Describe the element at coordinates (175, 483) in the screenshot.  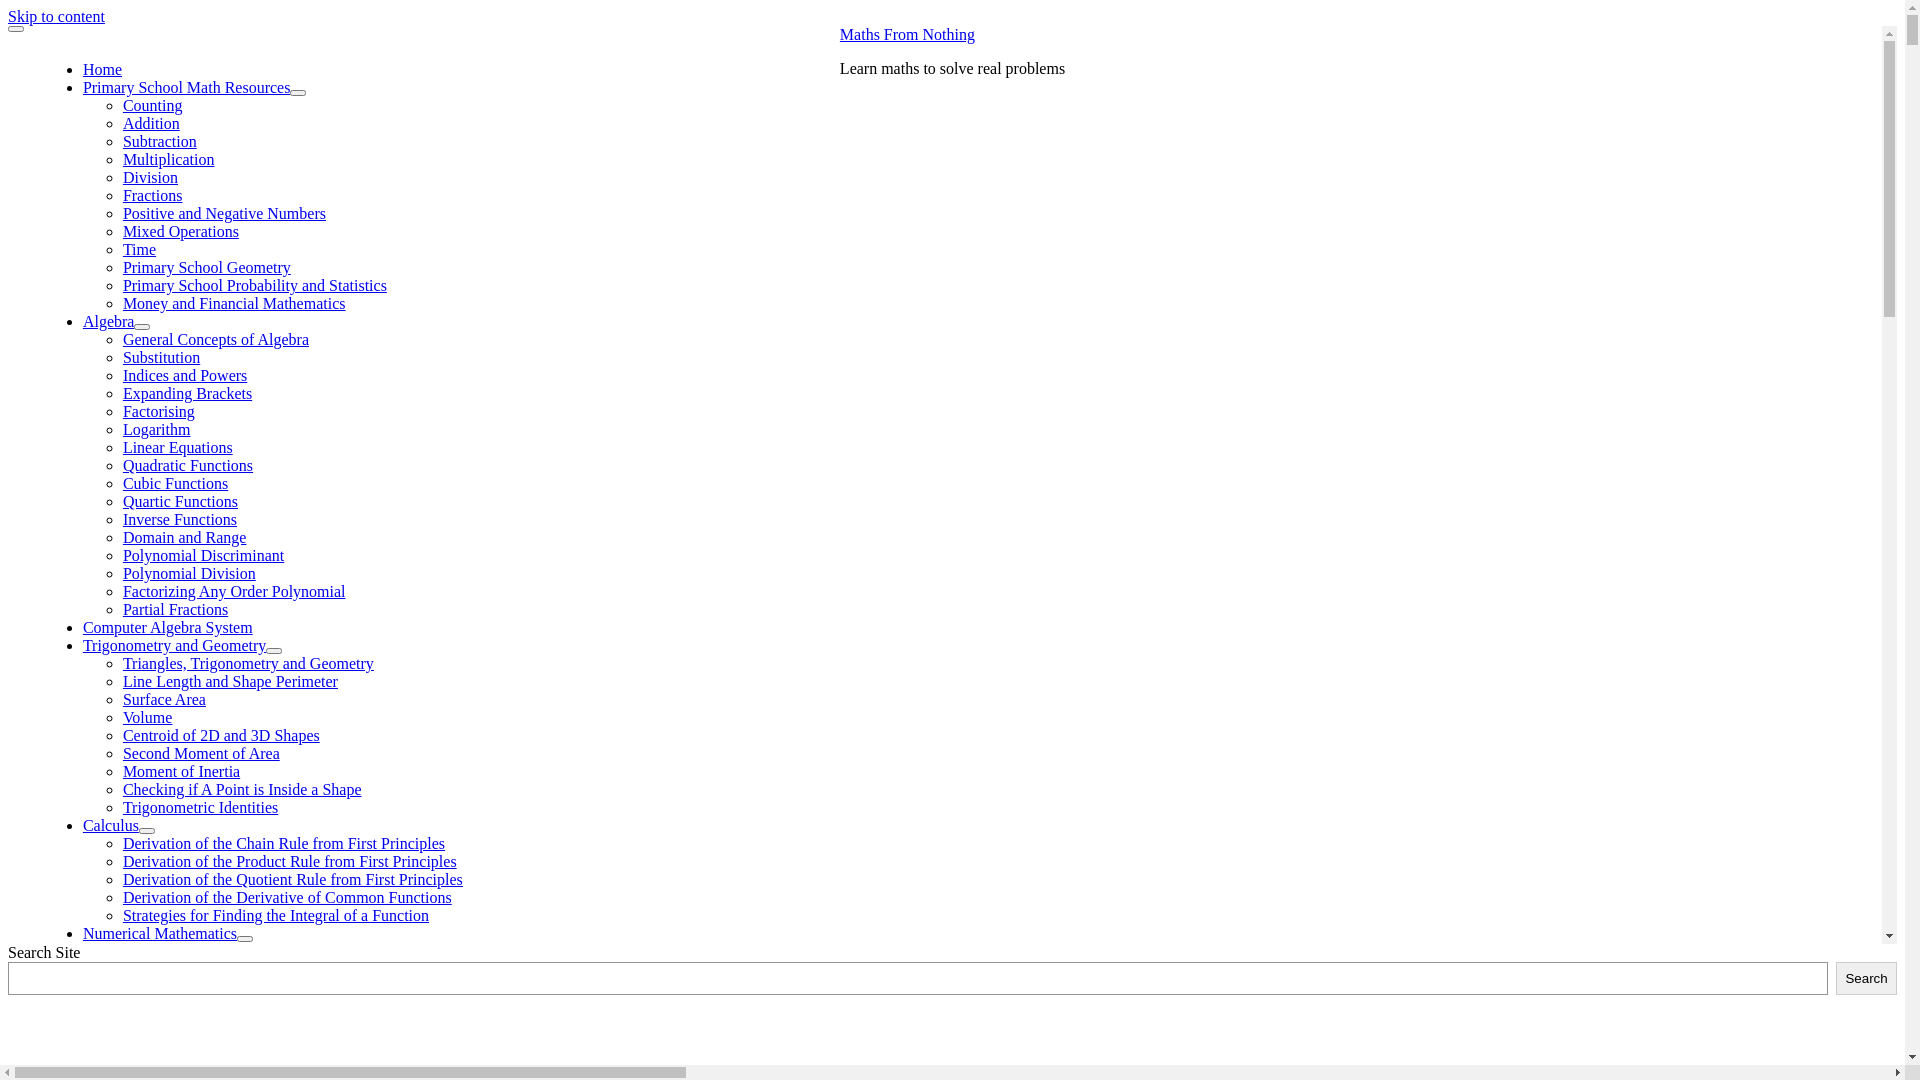
I see `'Cubic Functions'` at that location.